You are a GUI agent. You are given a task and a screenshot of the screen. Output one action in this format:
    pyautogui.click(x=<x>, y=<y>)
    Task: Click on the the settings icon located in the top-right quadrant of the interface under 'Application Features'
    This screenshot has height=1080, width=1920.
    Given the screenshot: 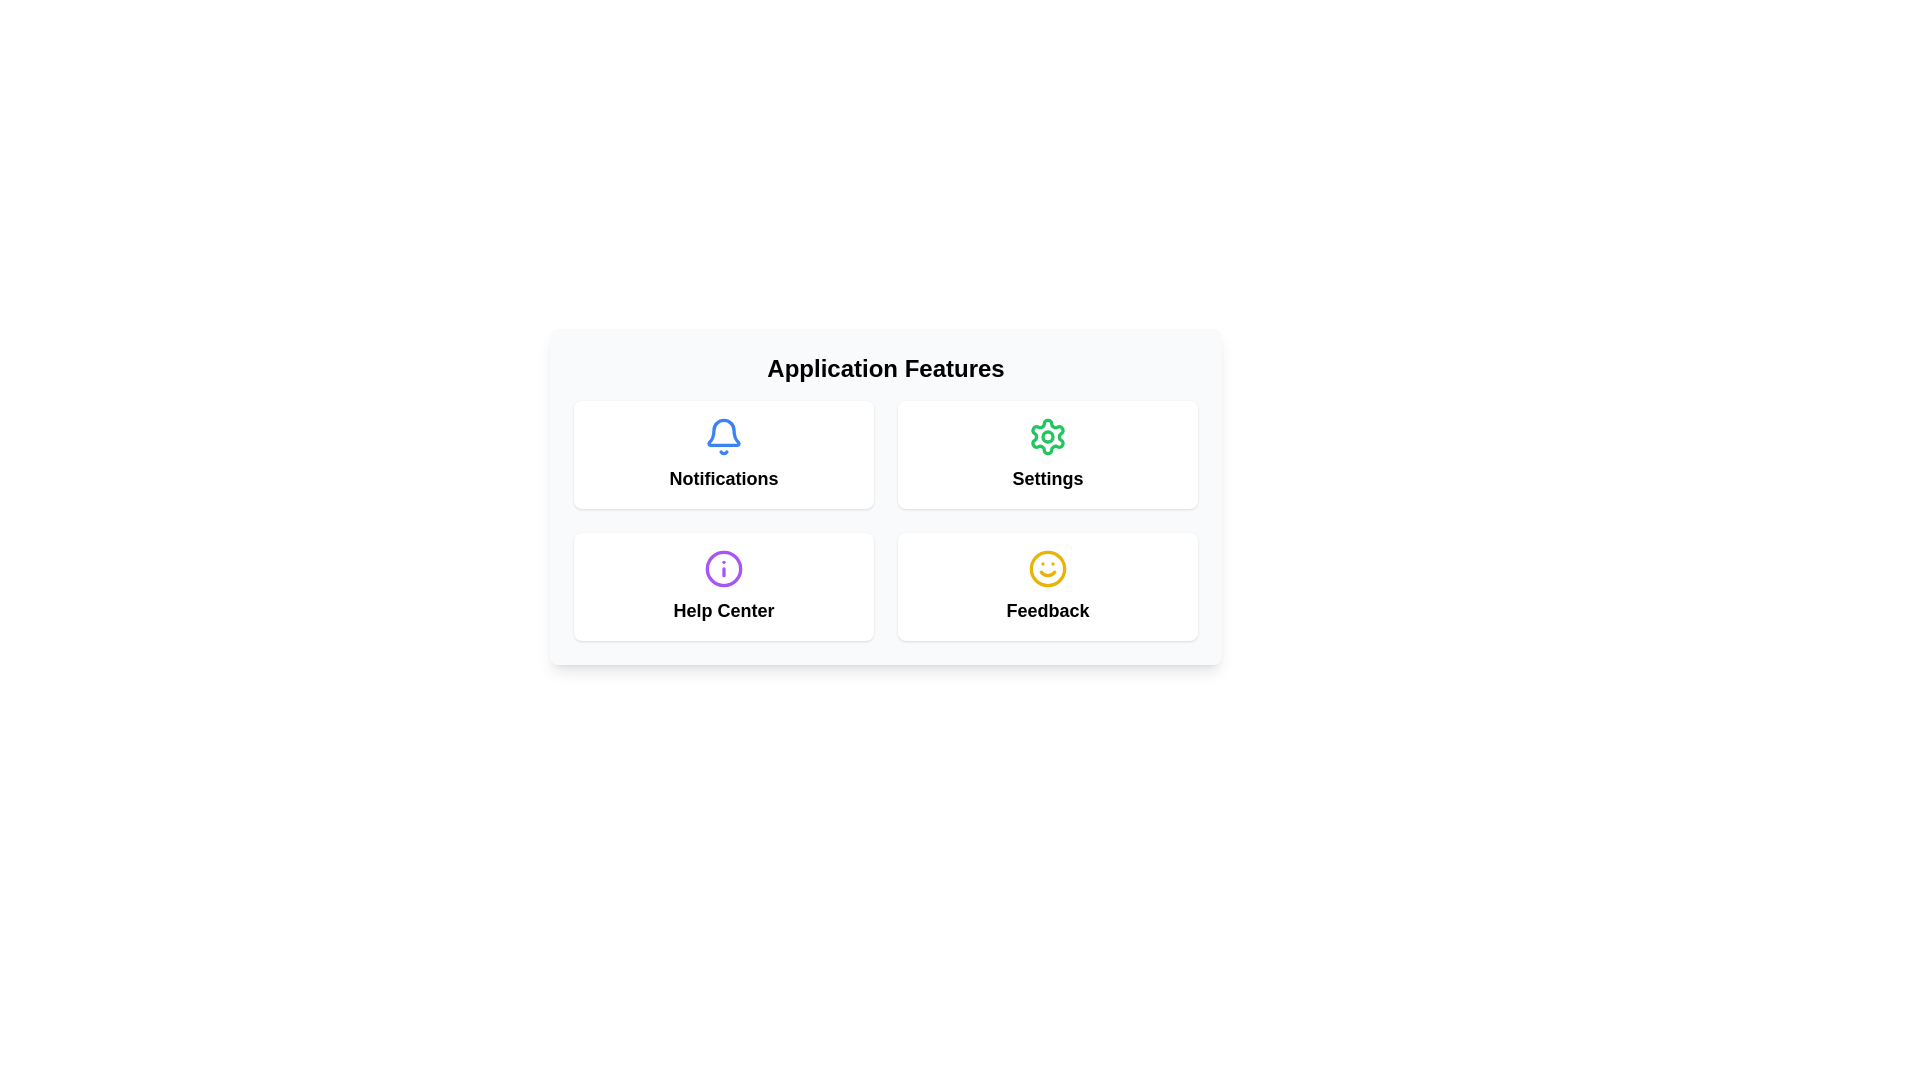 What is the action you would take?
    pyautogui.click(x=1046, y=435)
    